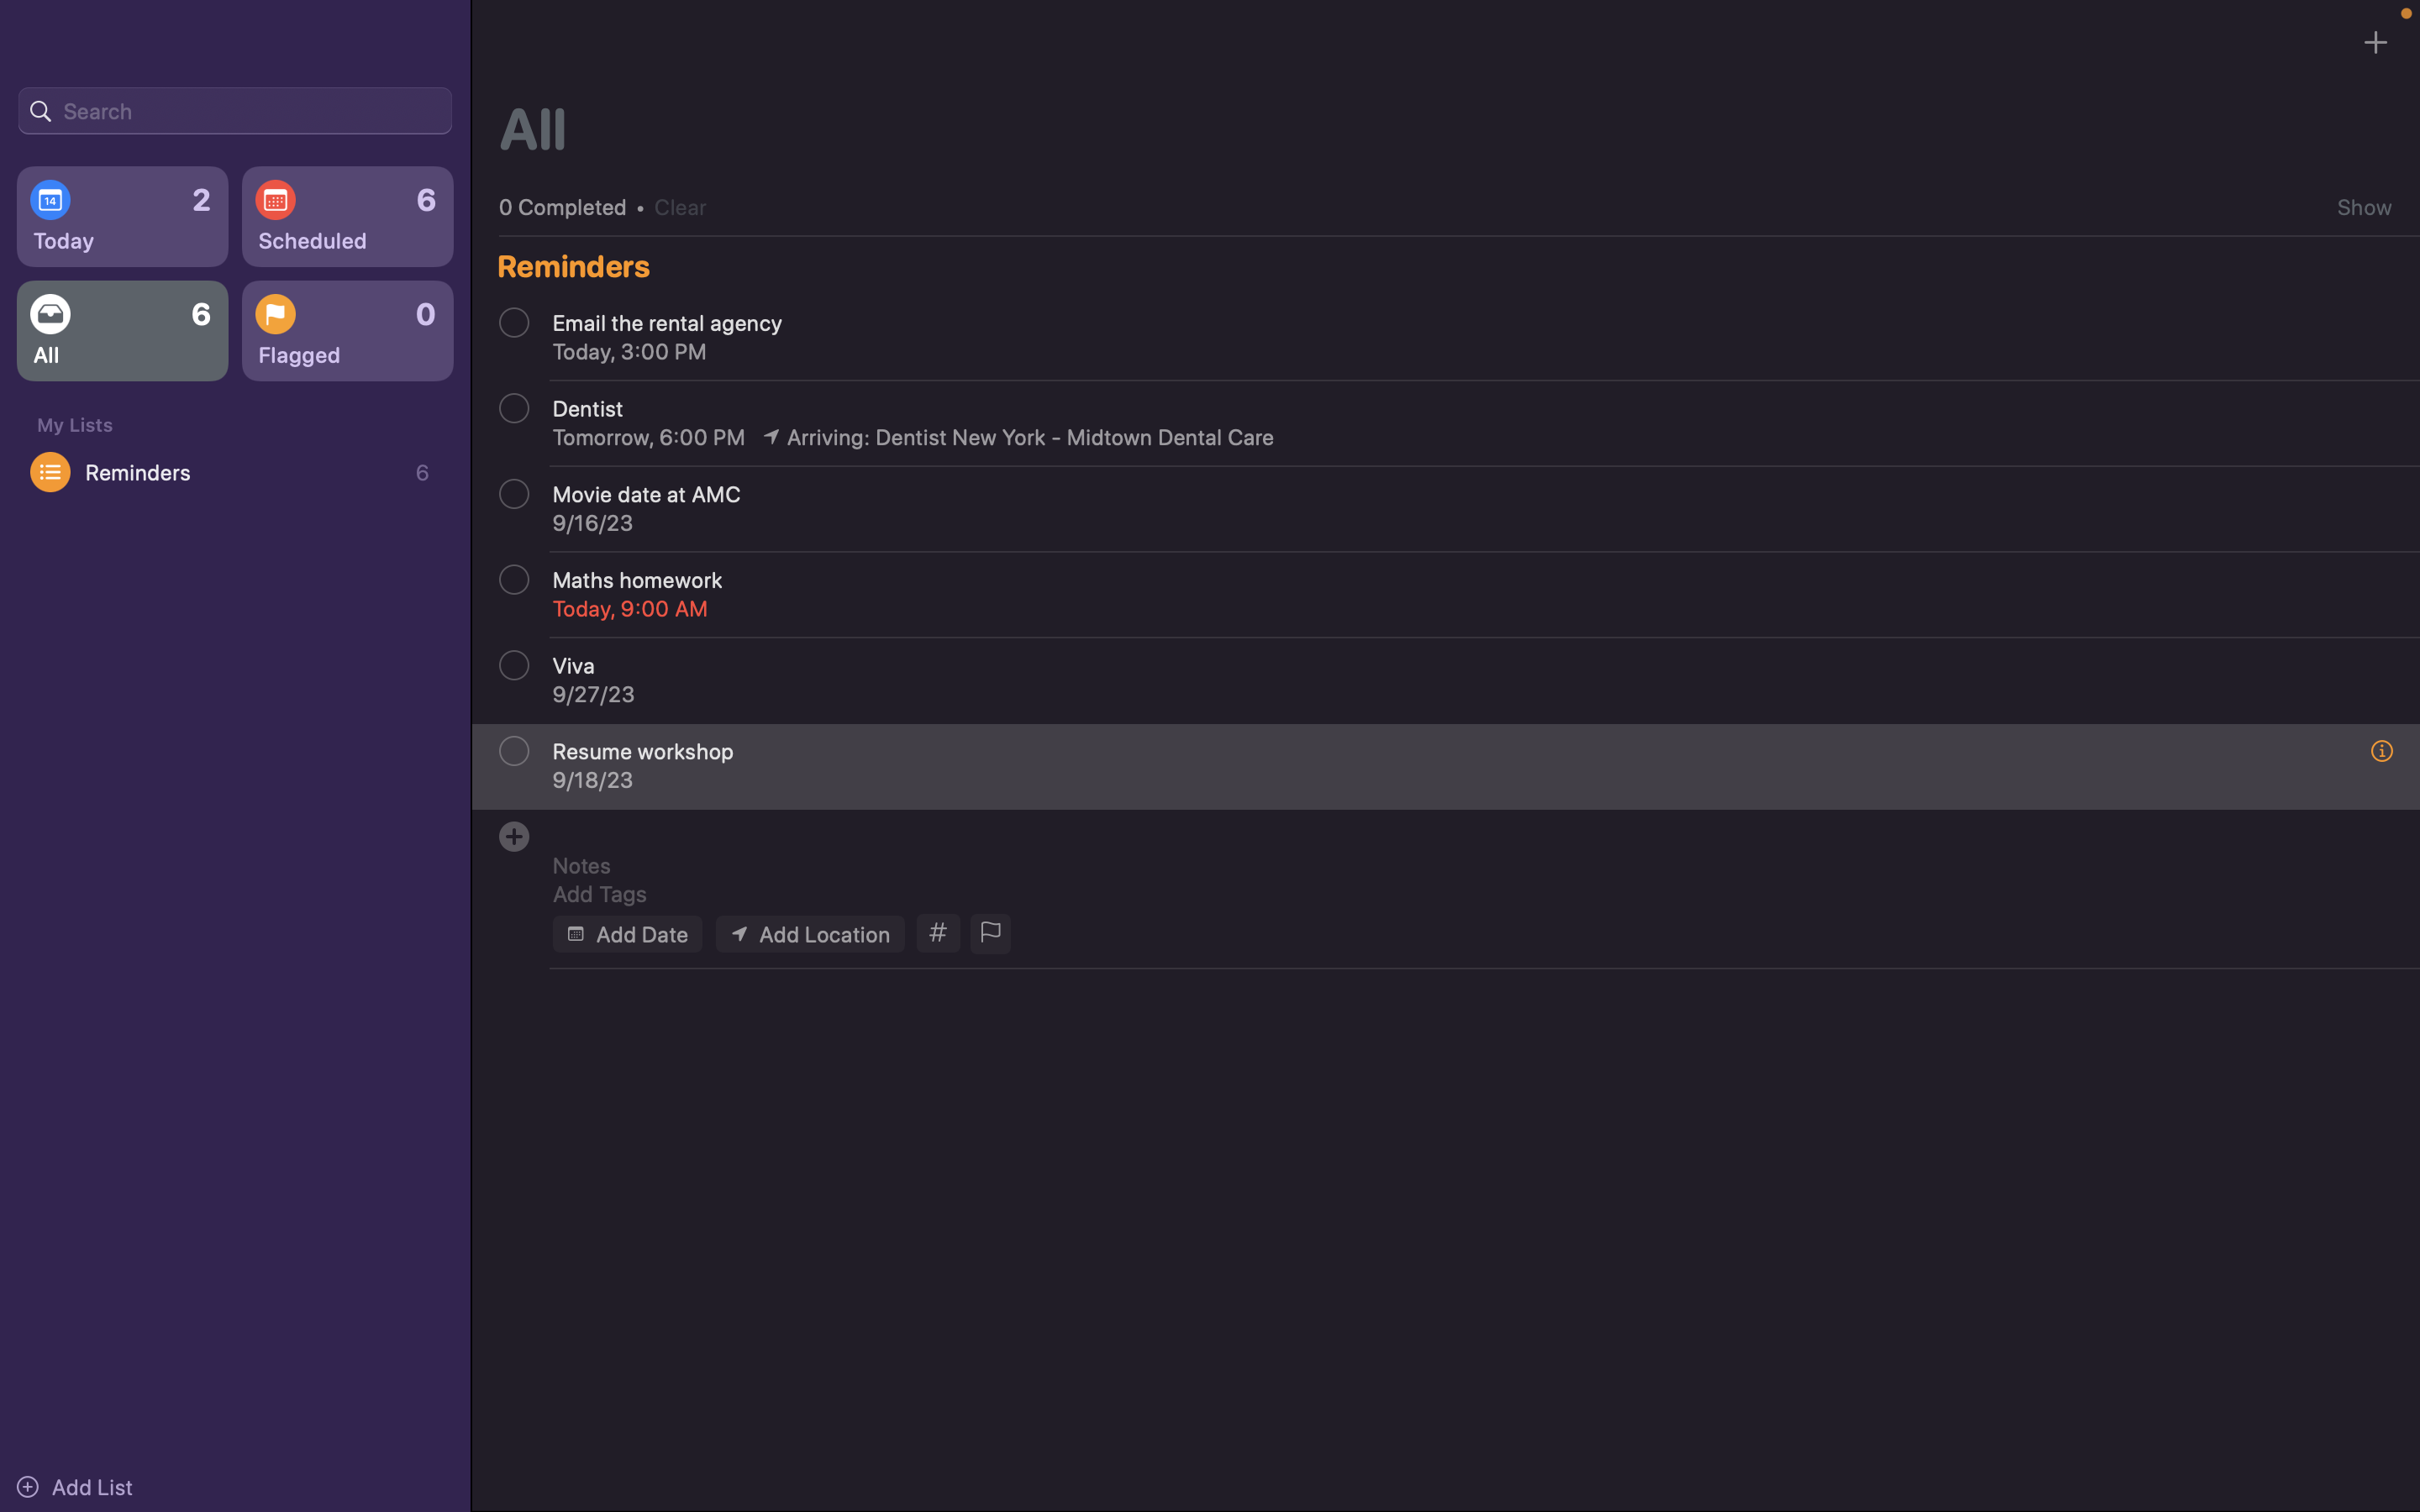  I want to click on Append a note to the event with the text "bring textbook", so click(1457, 864).